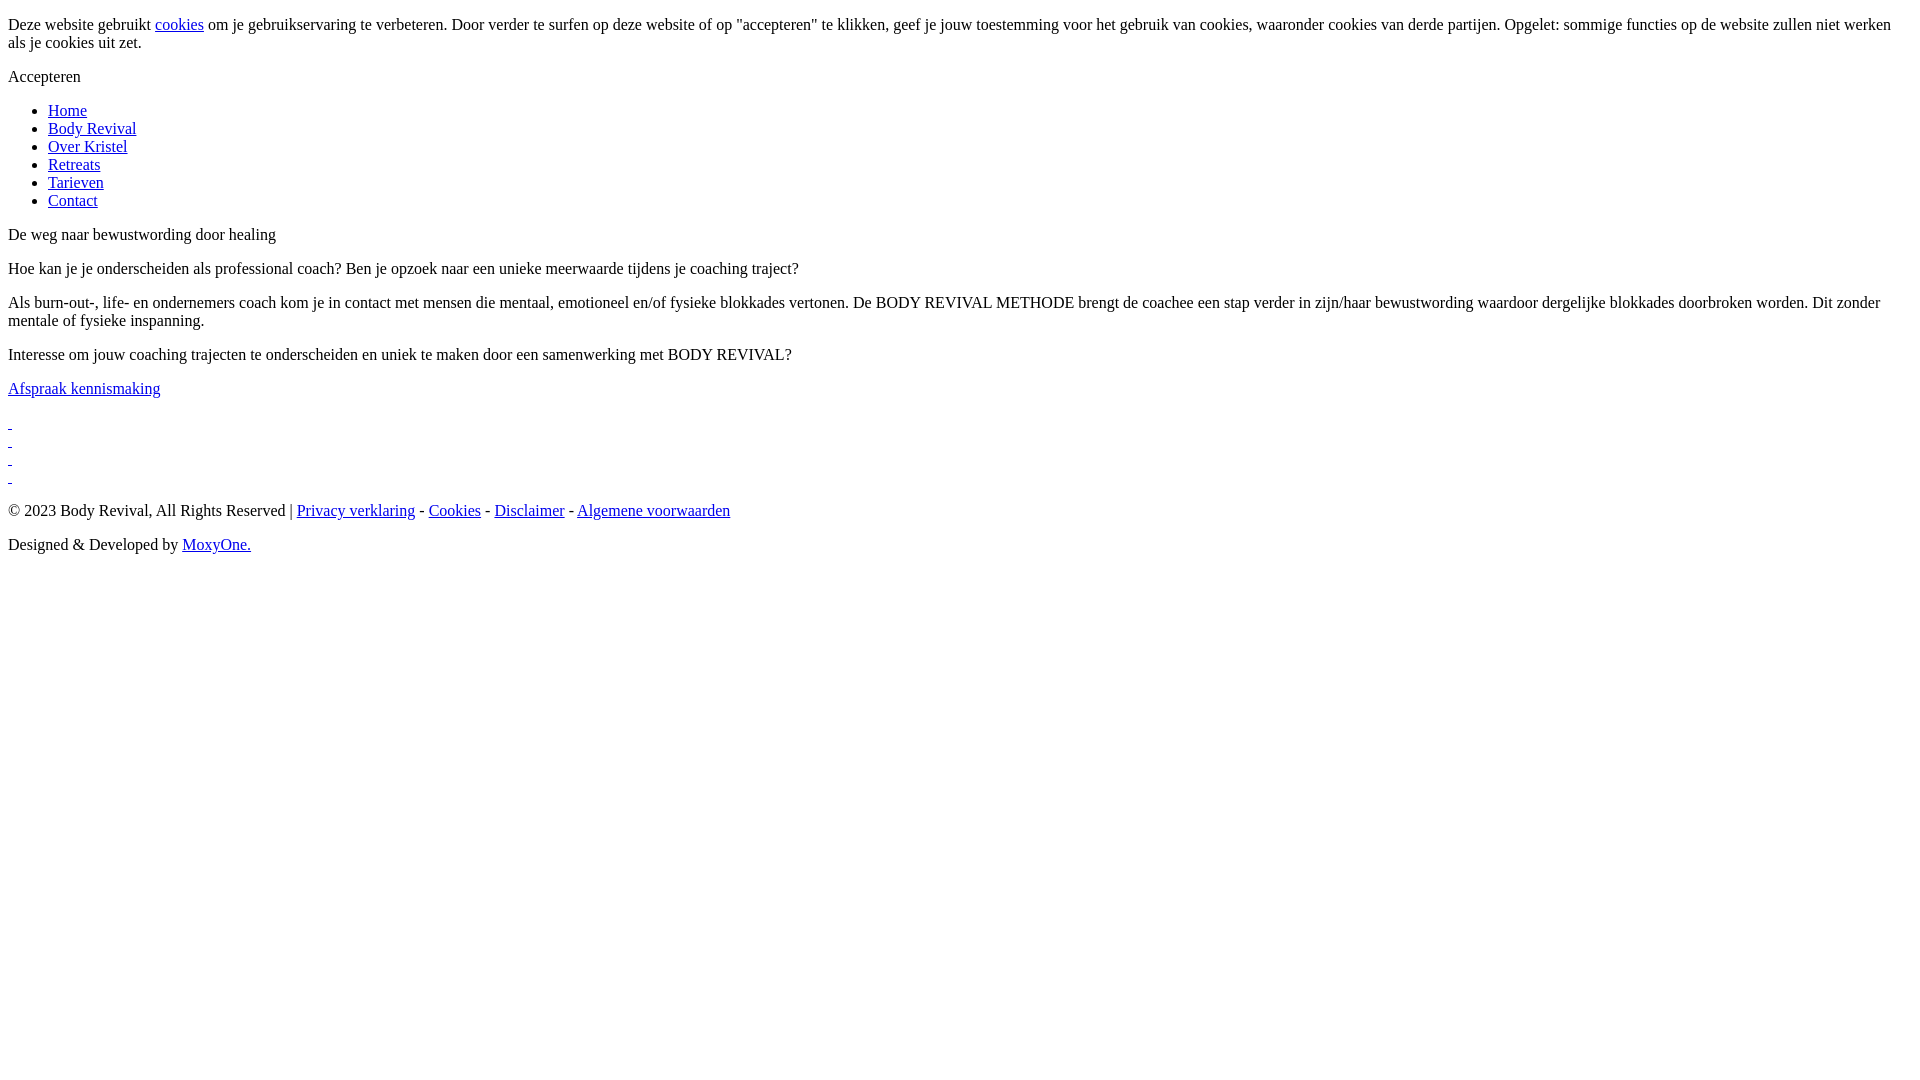  What do you see at coordinates (67, 110) in the screenshot?
I see `'Home'` at bounding box center [67, 110].